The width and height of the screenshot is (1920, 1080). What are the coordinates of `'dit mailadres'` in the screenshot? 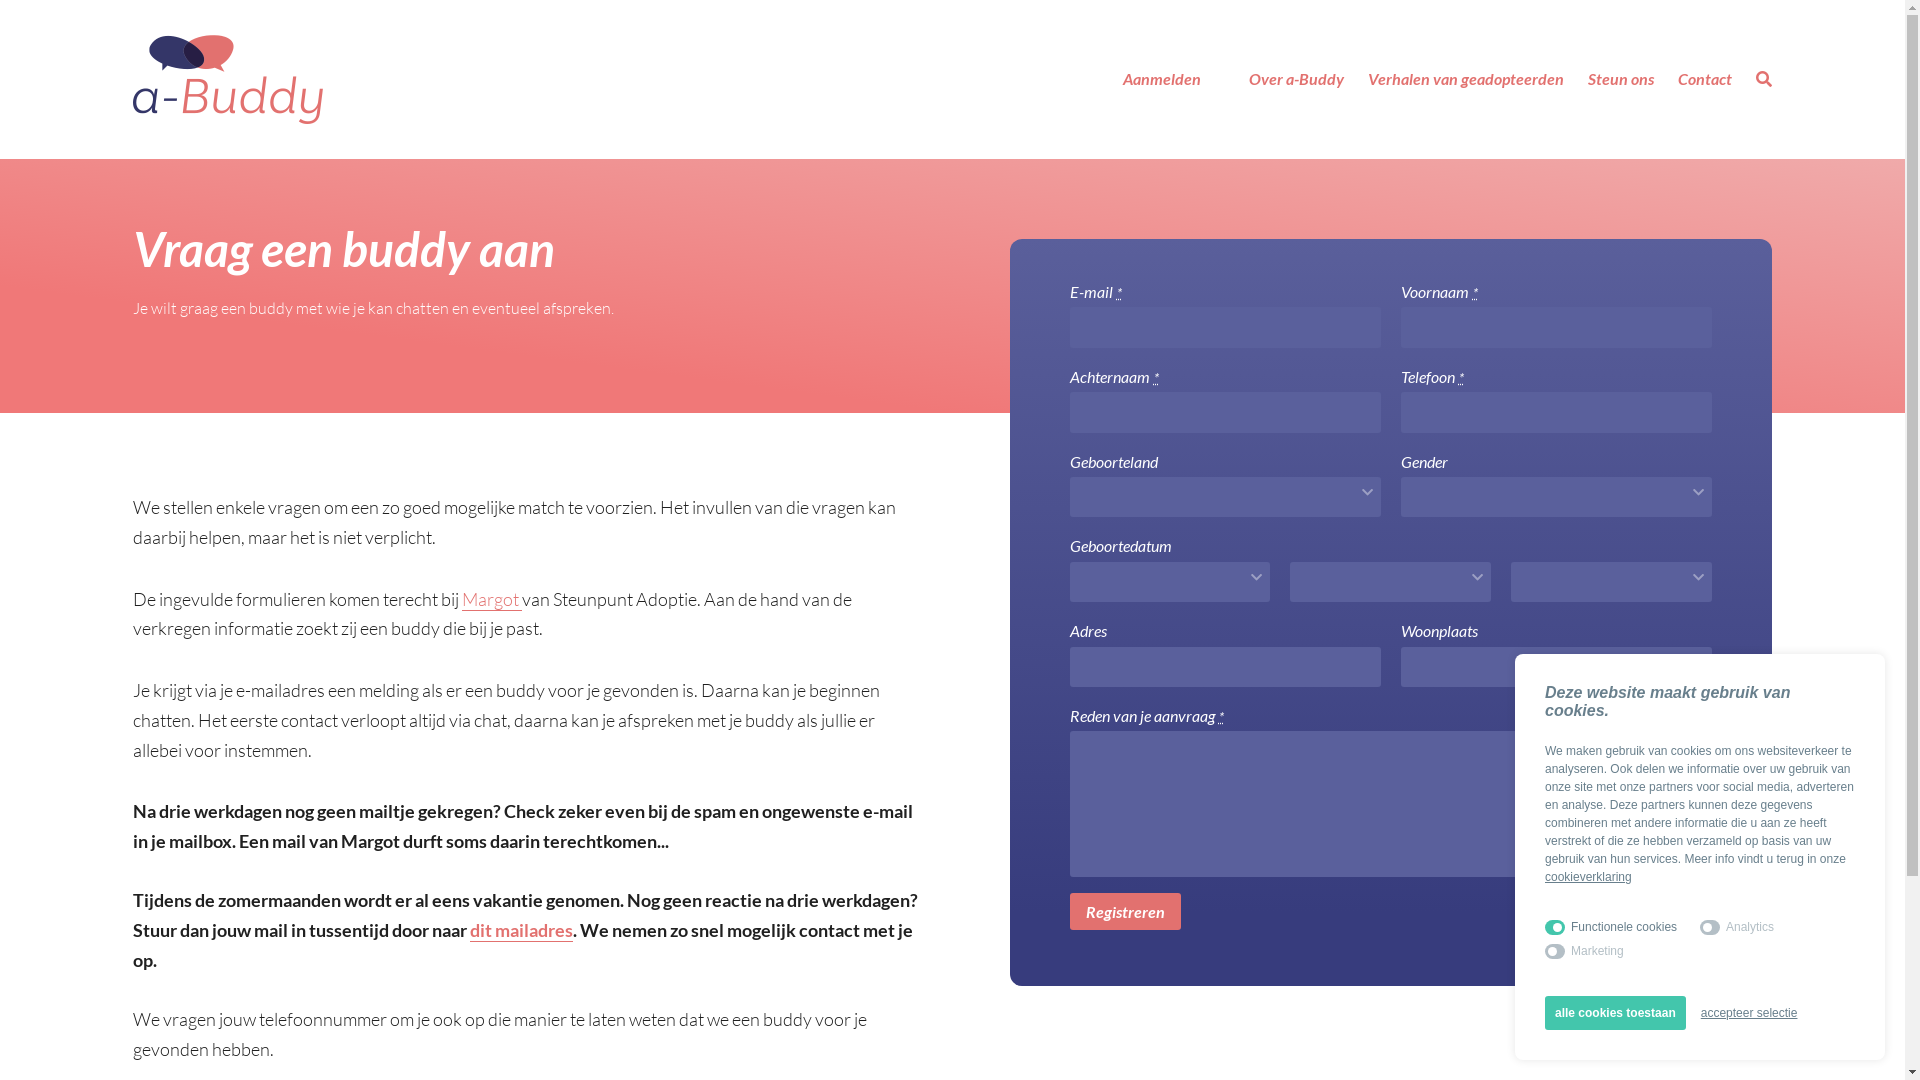 It's located at (521, 930).